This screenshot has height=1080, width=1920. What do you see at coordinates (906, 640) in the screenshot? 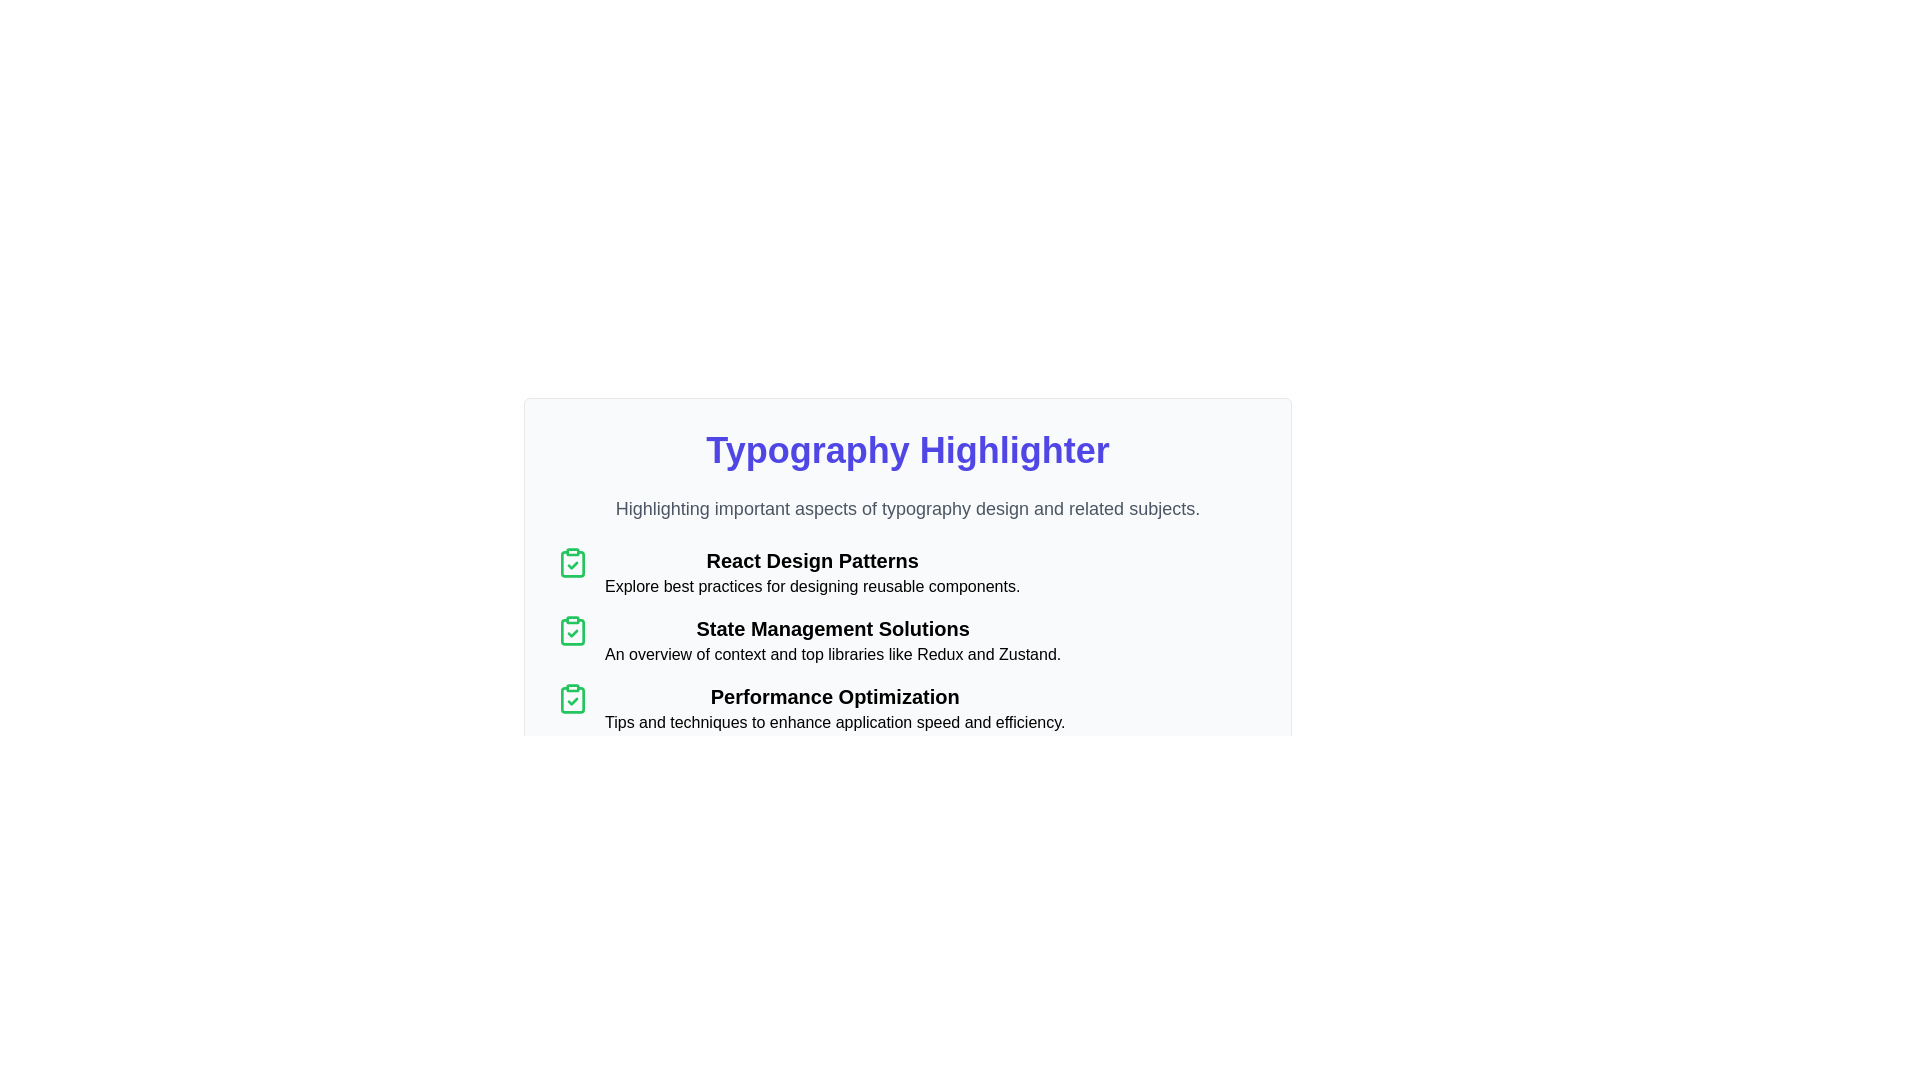
I see `the informational block displaying the sections 'React Design Patterns', 'State Management Solutions', and 'Performance Optimization', which is located centrally below the title 'Typography Highlighter'` at bounding box center [906, 640].